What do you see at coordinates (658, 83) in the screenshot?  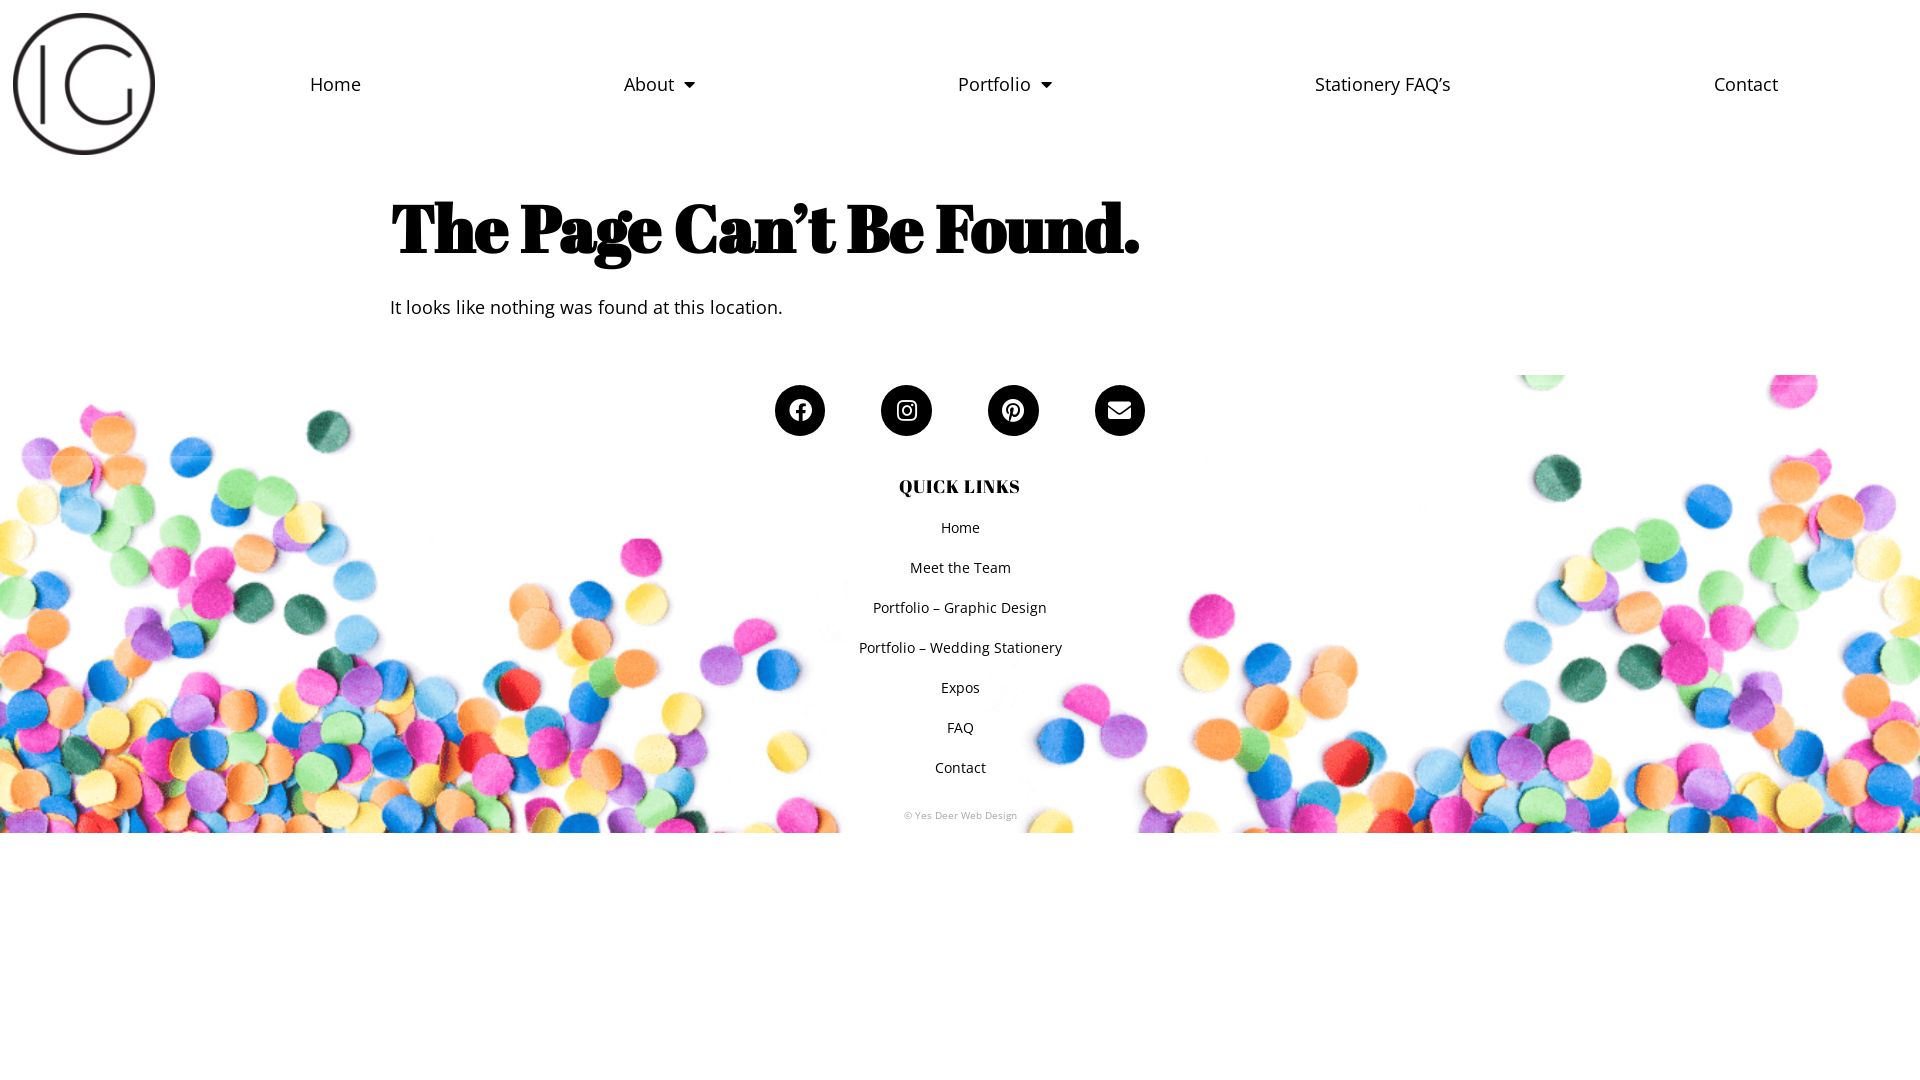 I see `'About'` at bounding box center [658, 83].